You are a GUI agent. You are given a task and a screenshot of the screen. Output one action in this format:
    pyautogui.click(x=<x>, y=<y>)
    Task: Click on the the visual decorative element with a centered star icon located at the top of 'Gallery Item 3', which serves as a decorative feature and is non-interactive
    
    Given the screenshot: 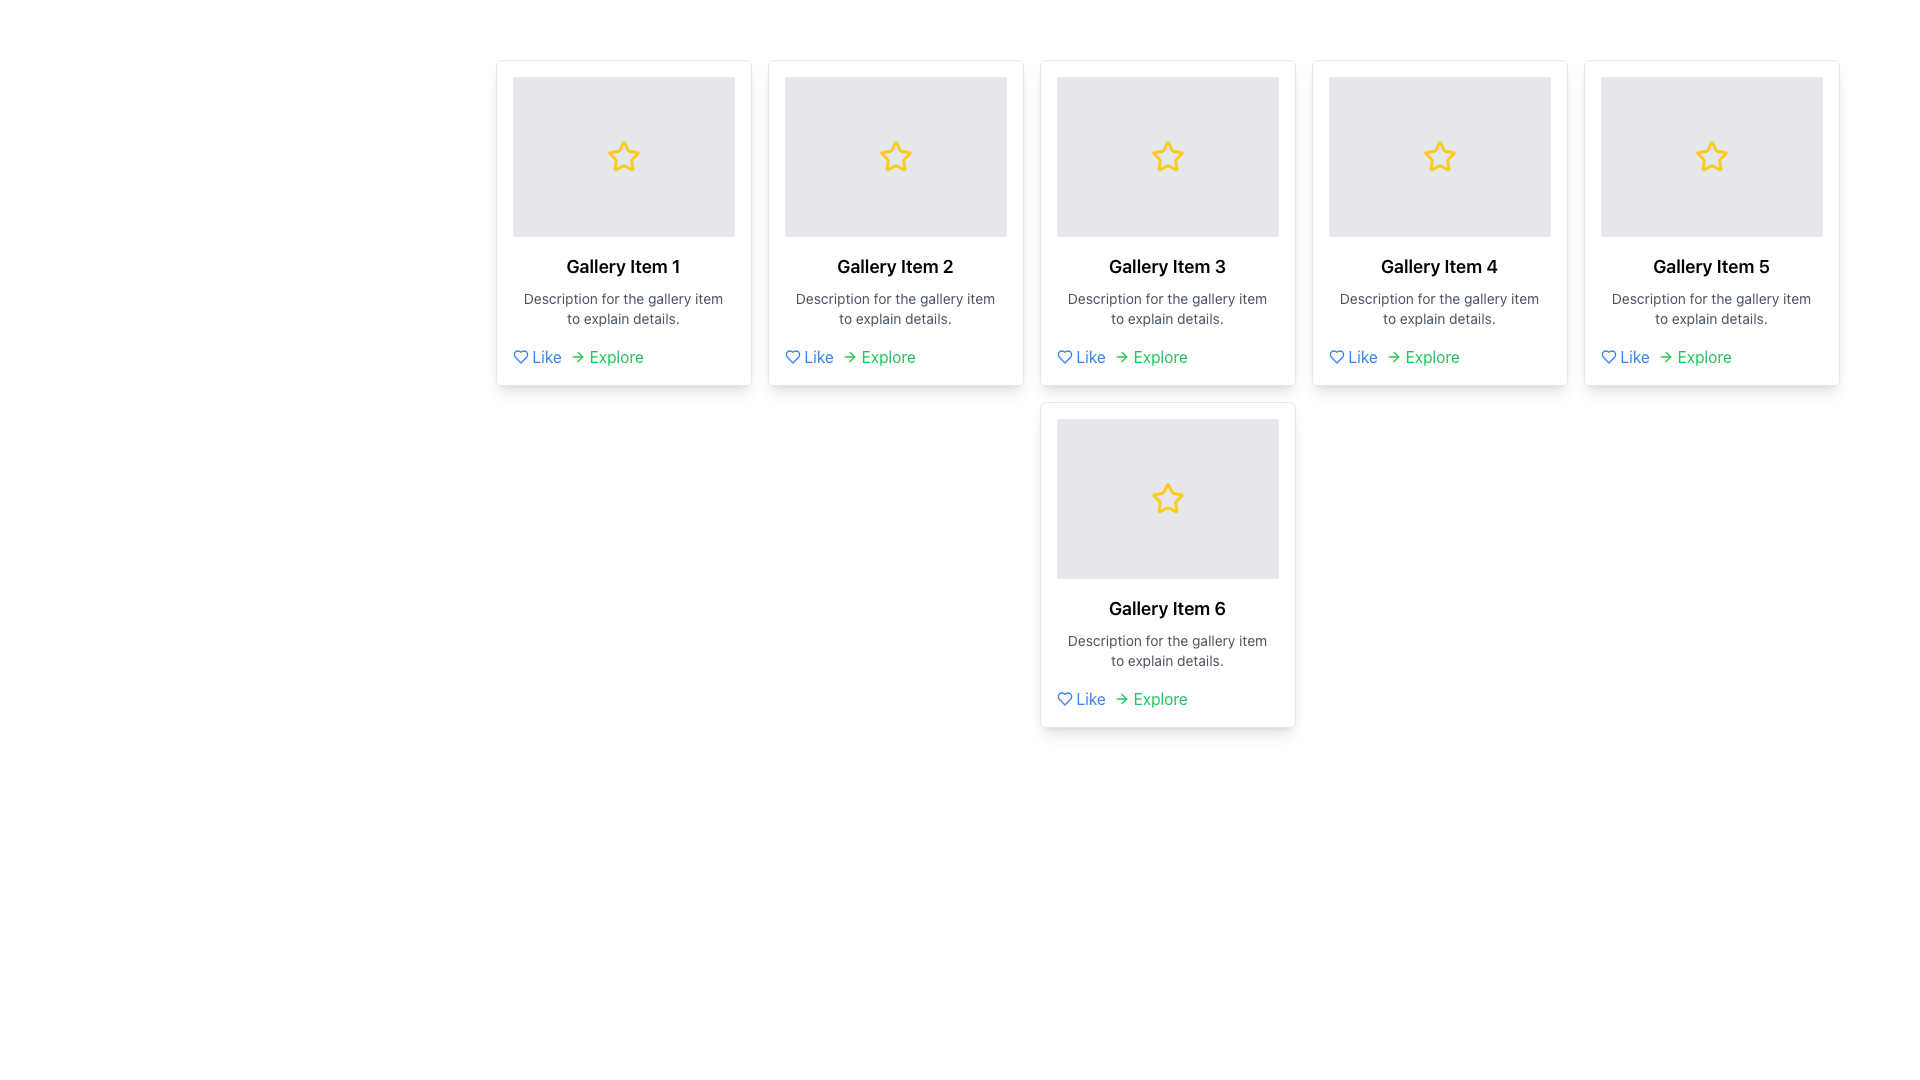 What is the action you would take?
    pyautogui.click(x=1167, y=156)
    